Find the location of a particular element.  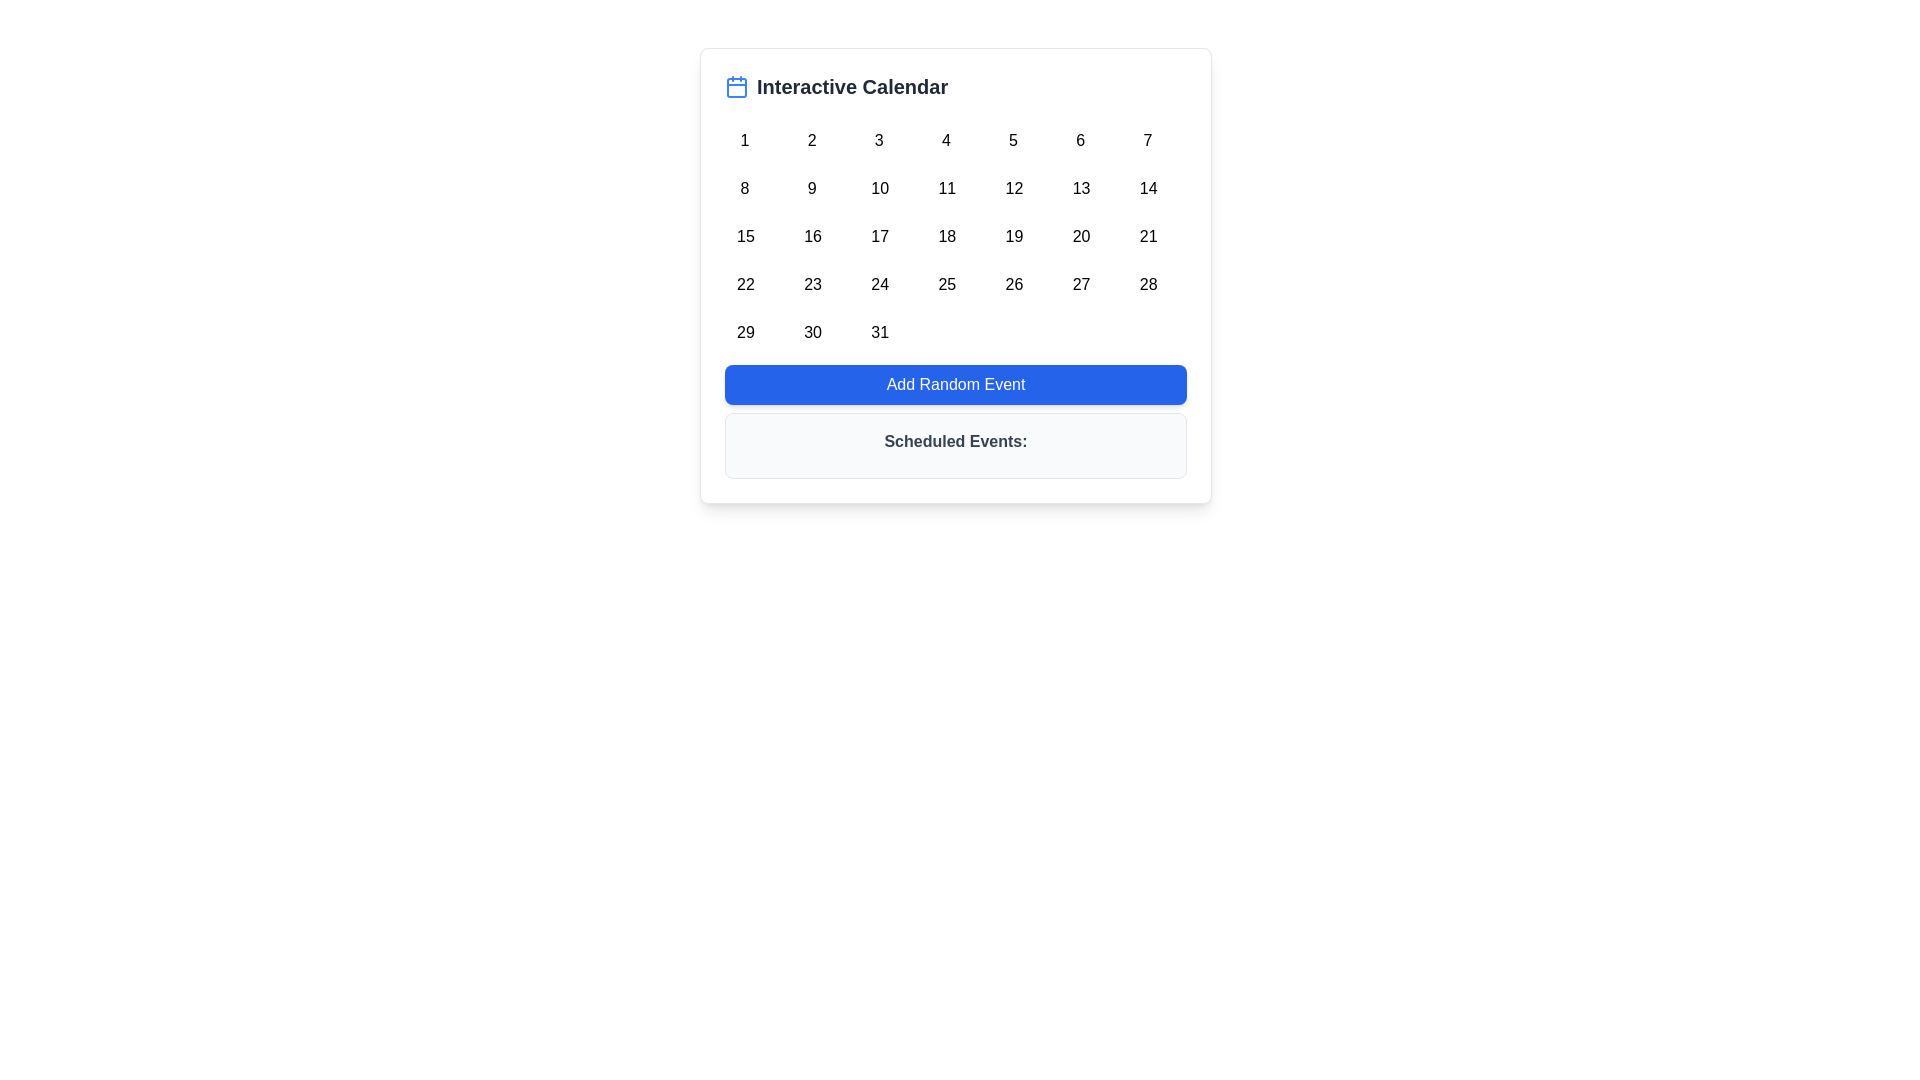

the day number in the Interactive calendar grid is located at coordinates (954, 231).